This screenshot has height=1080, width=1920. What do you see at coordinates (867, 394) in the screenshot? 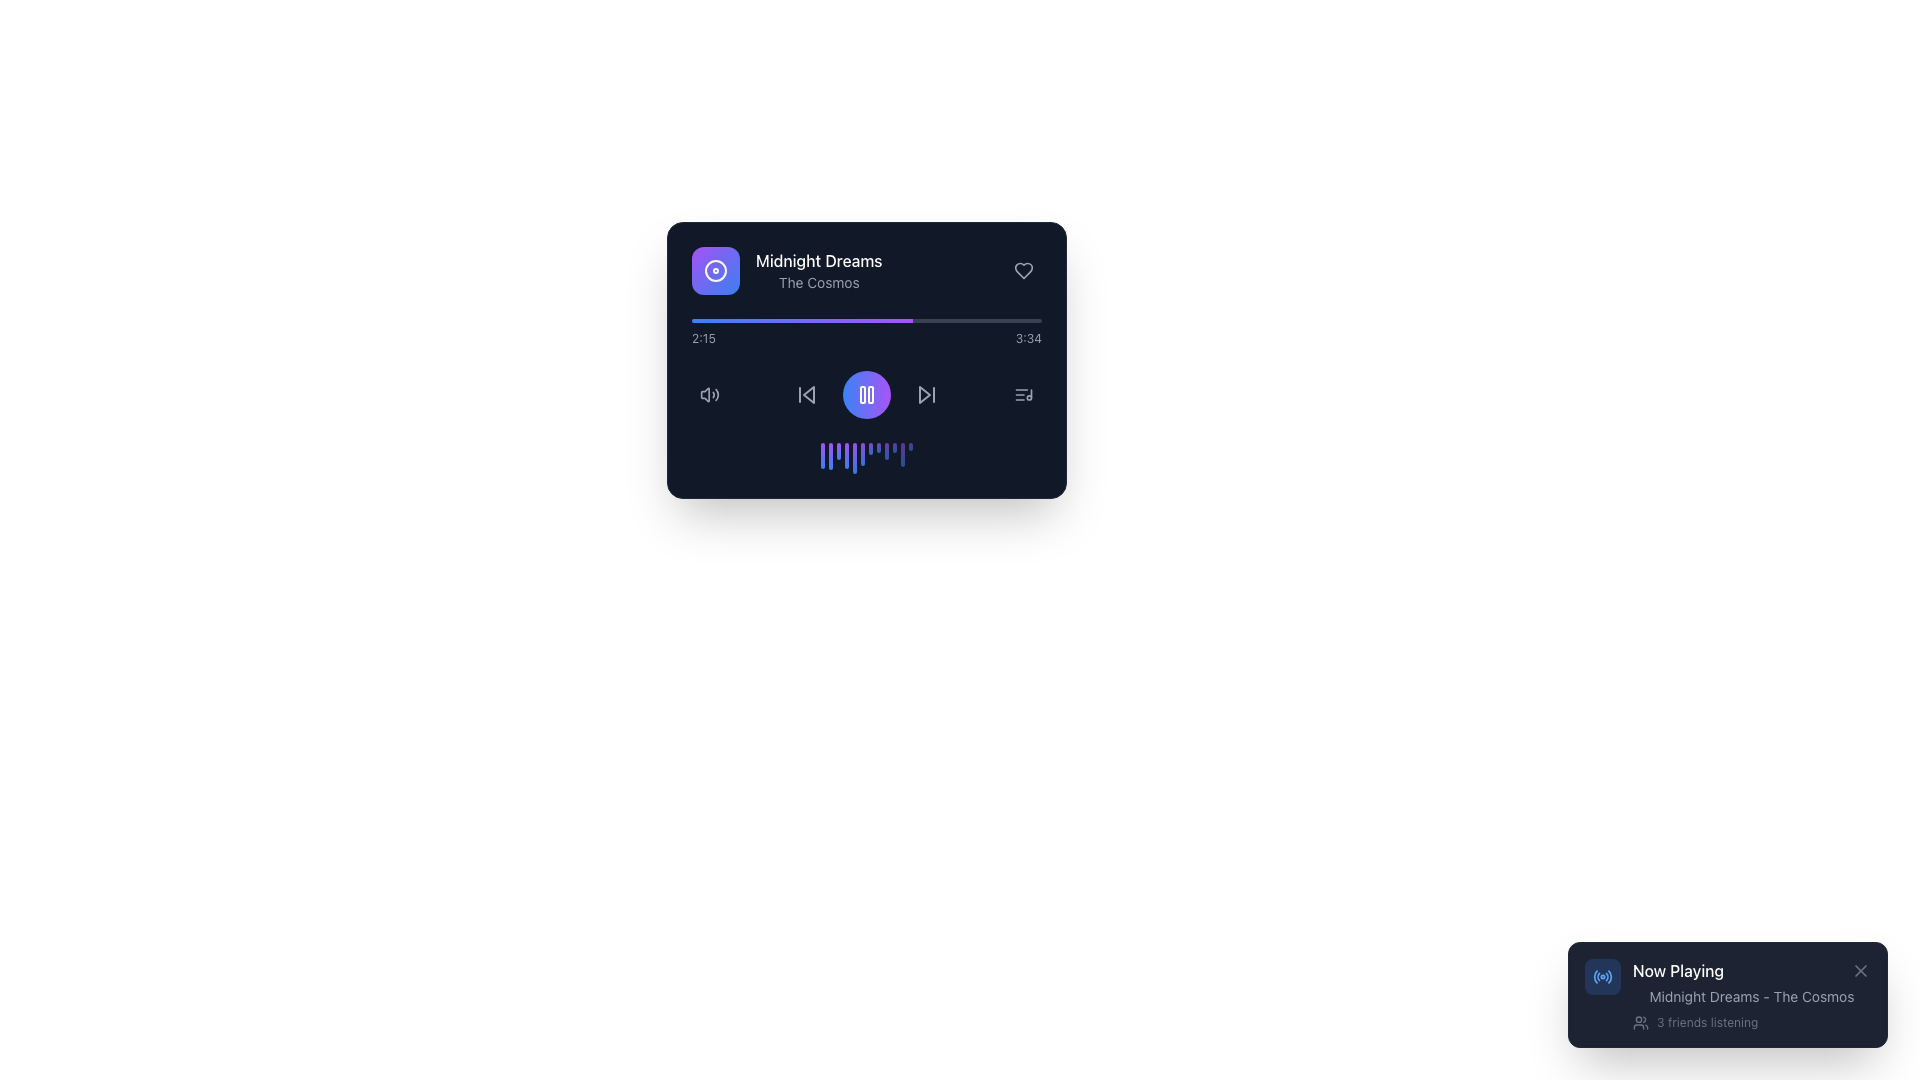
I see `the circular button with a gradient background and a pause symbol in the center for visual feedback` at bounding box center [867, 394].